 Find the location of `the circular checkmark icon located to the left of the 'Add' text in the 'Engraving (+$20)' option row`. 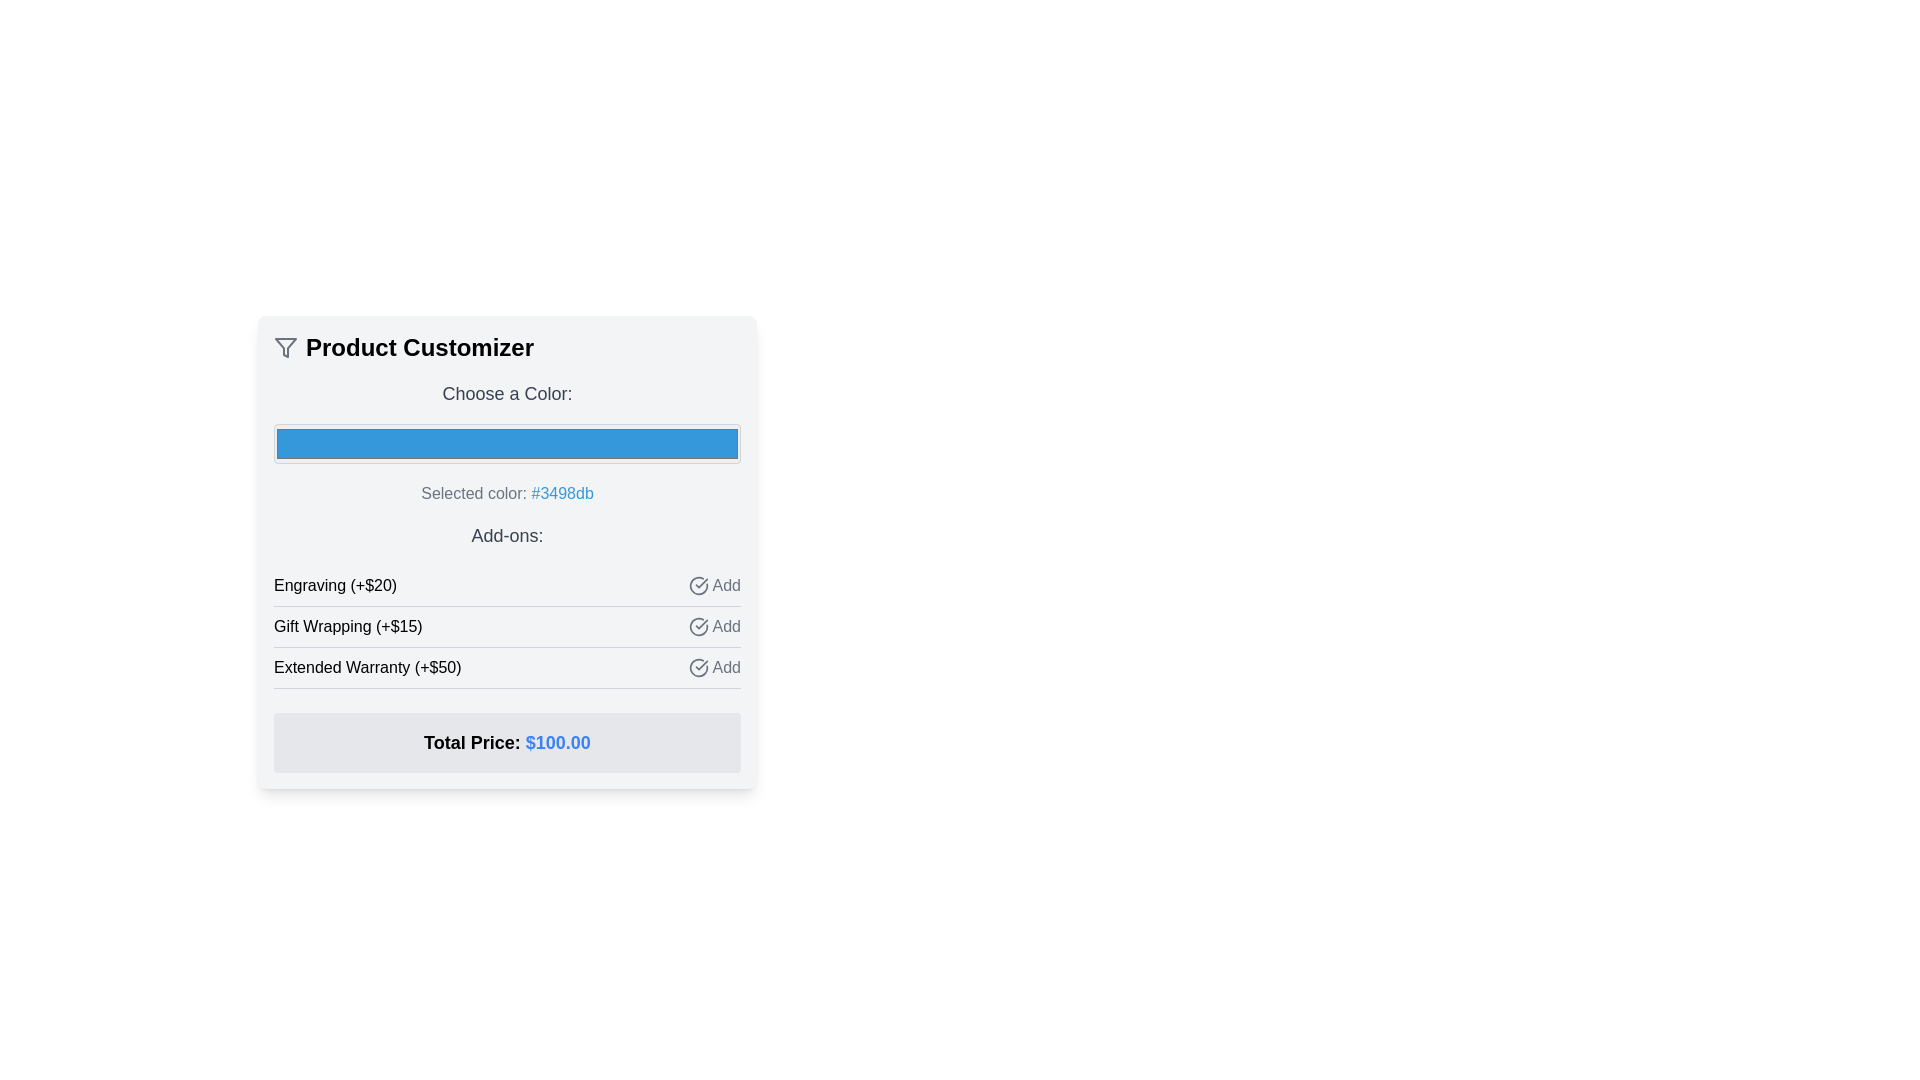

the circular checkmark icon located to the left of the 'Add' text in the 'Engraving (+$20)' option row is located at coordinates (698, 585).